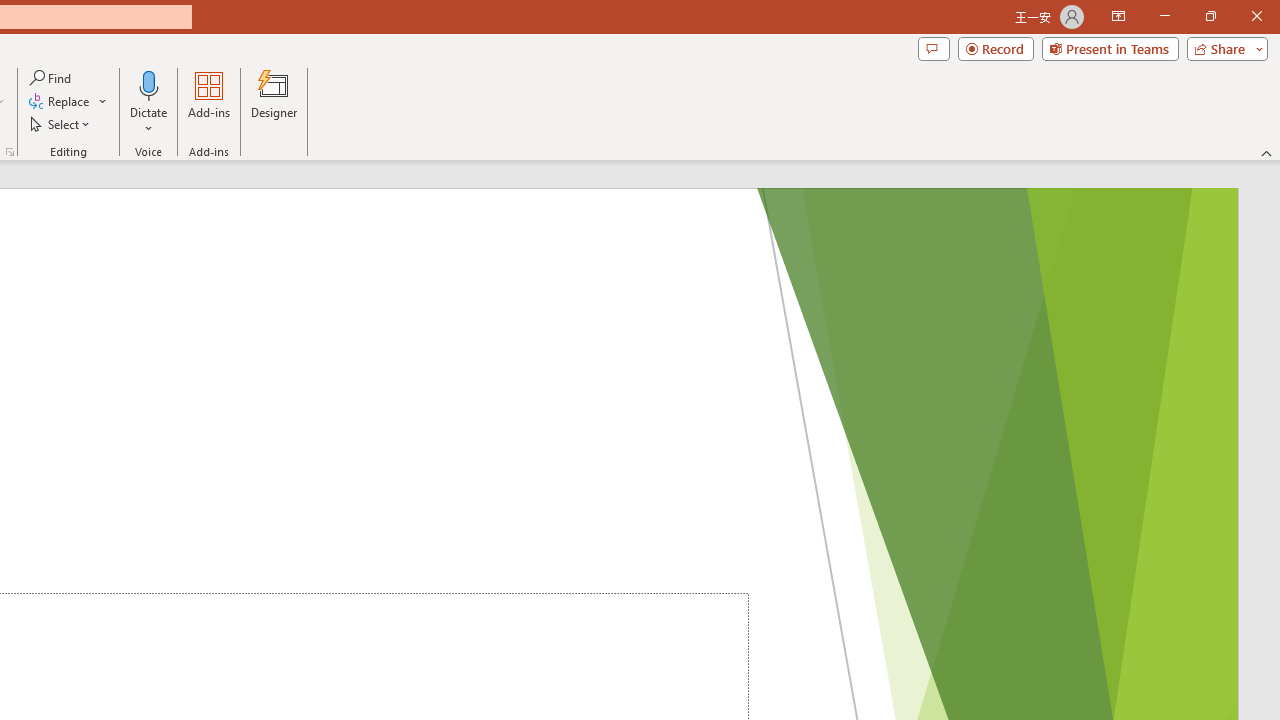 The width and height of the screenshot is (1280, 720). I want to click on 'Replace...', so click(60, 101).